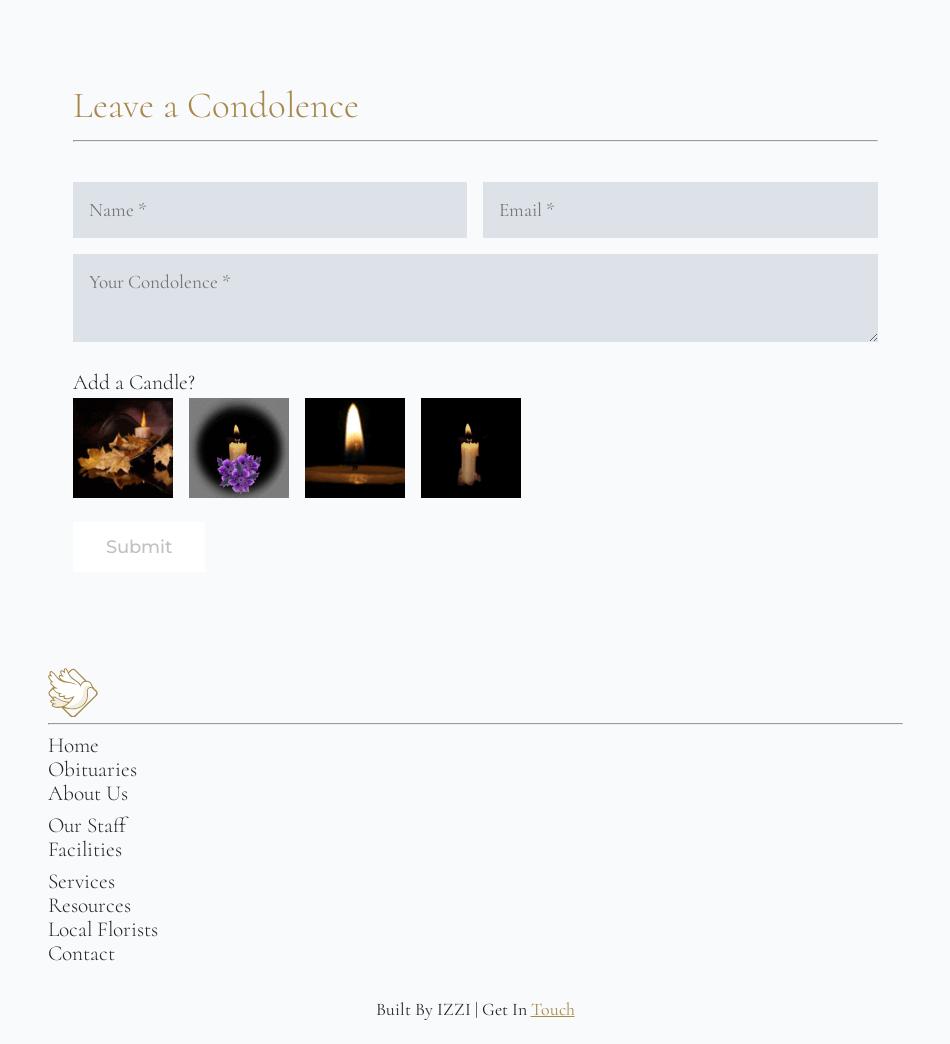  I want to click on 'Obituaries', so click(47, 769).